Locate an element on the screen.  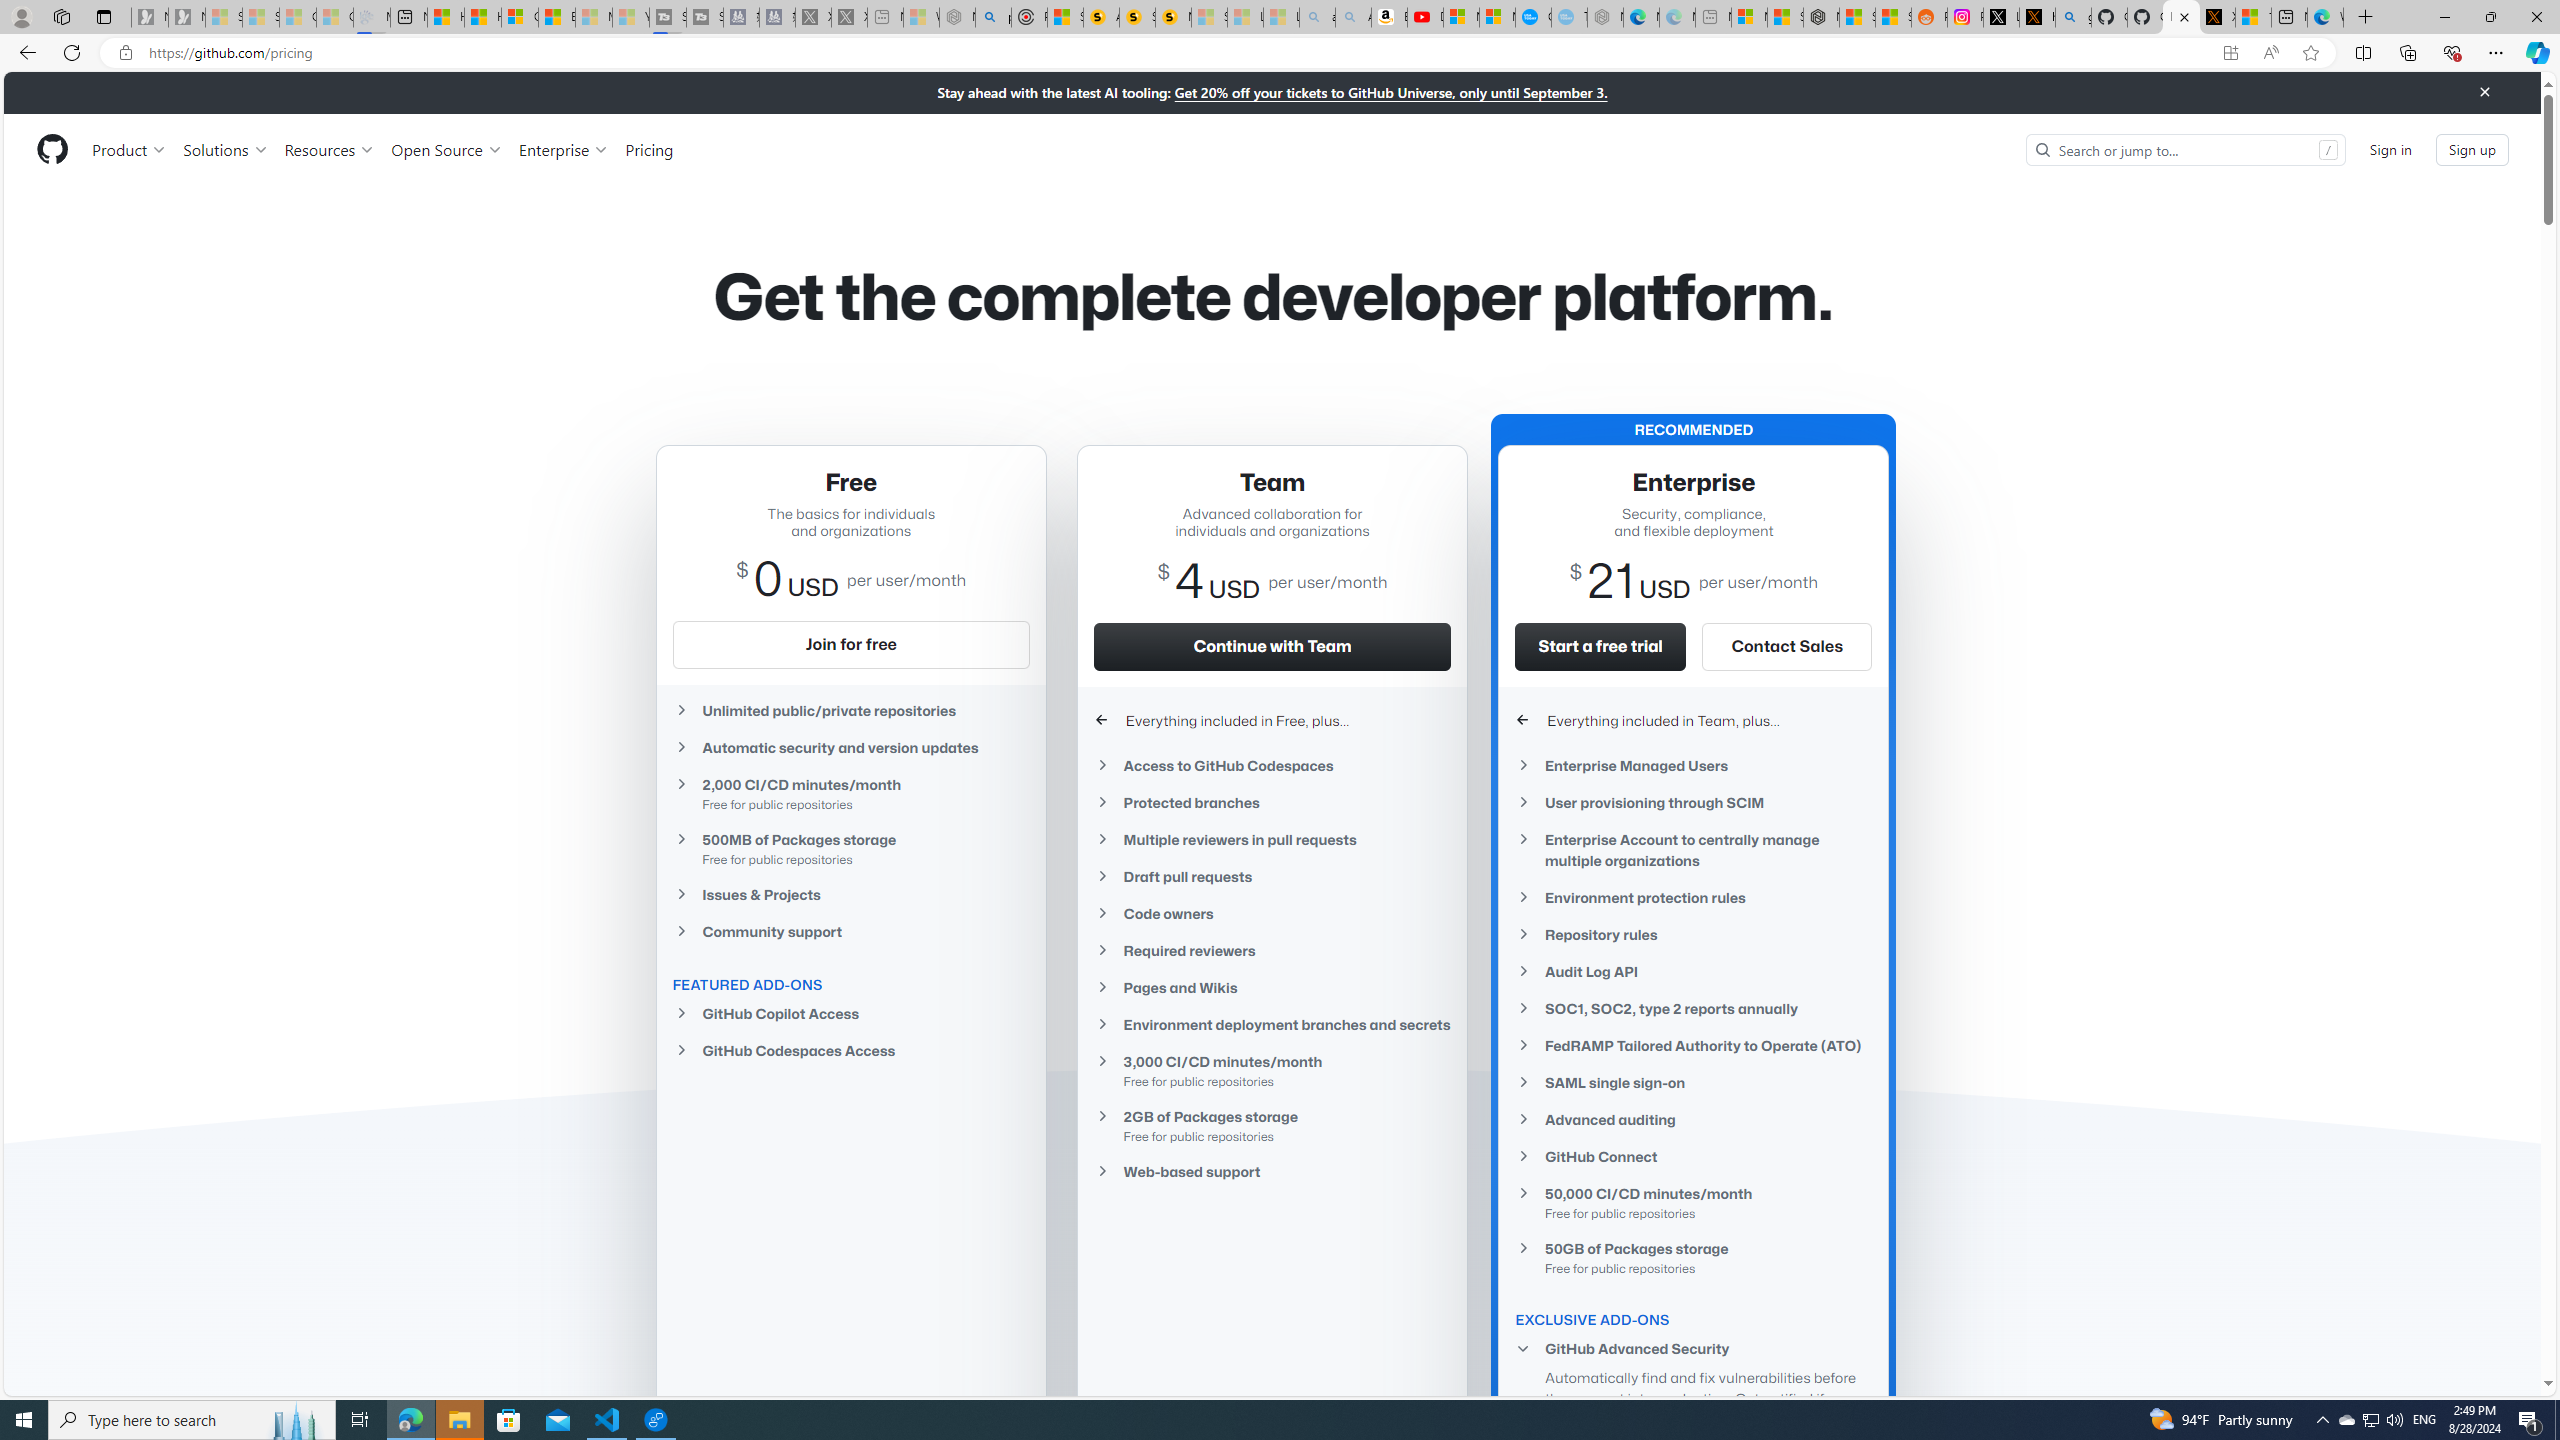
'Microsoft Start - Sleeping' is located at coordinates (592, 16).